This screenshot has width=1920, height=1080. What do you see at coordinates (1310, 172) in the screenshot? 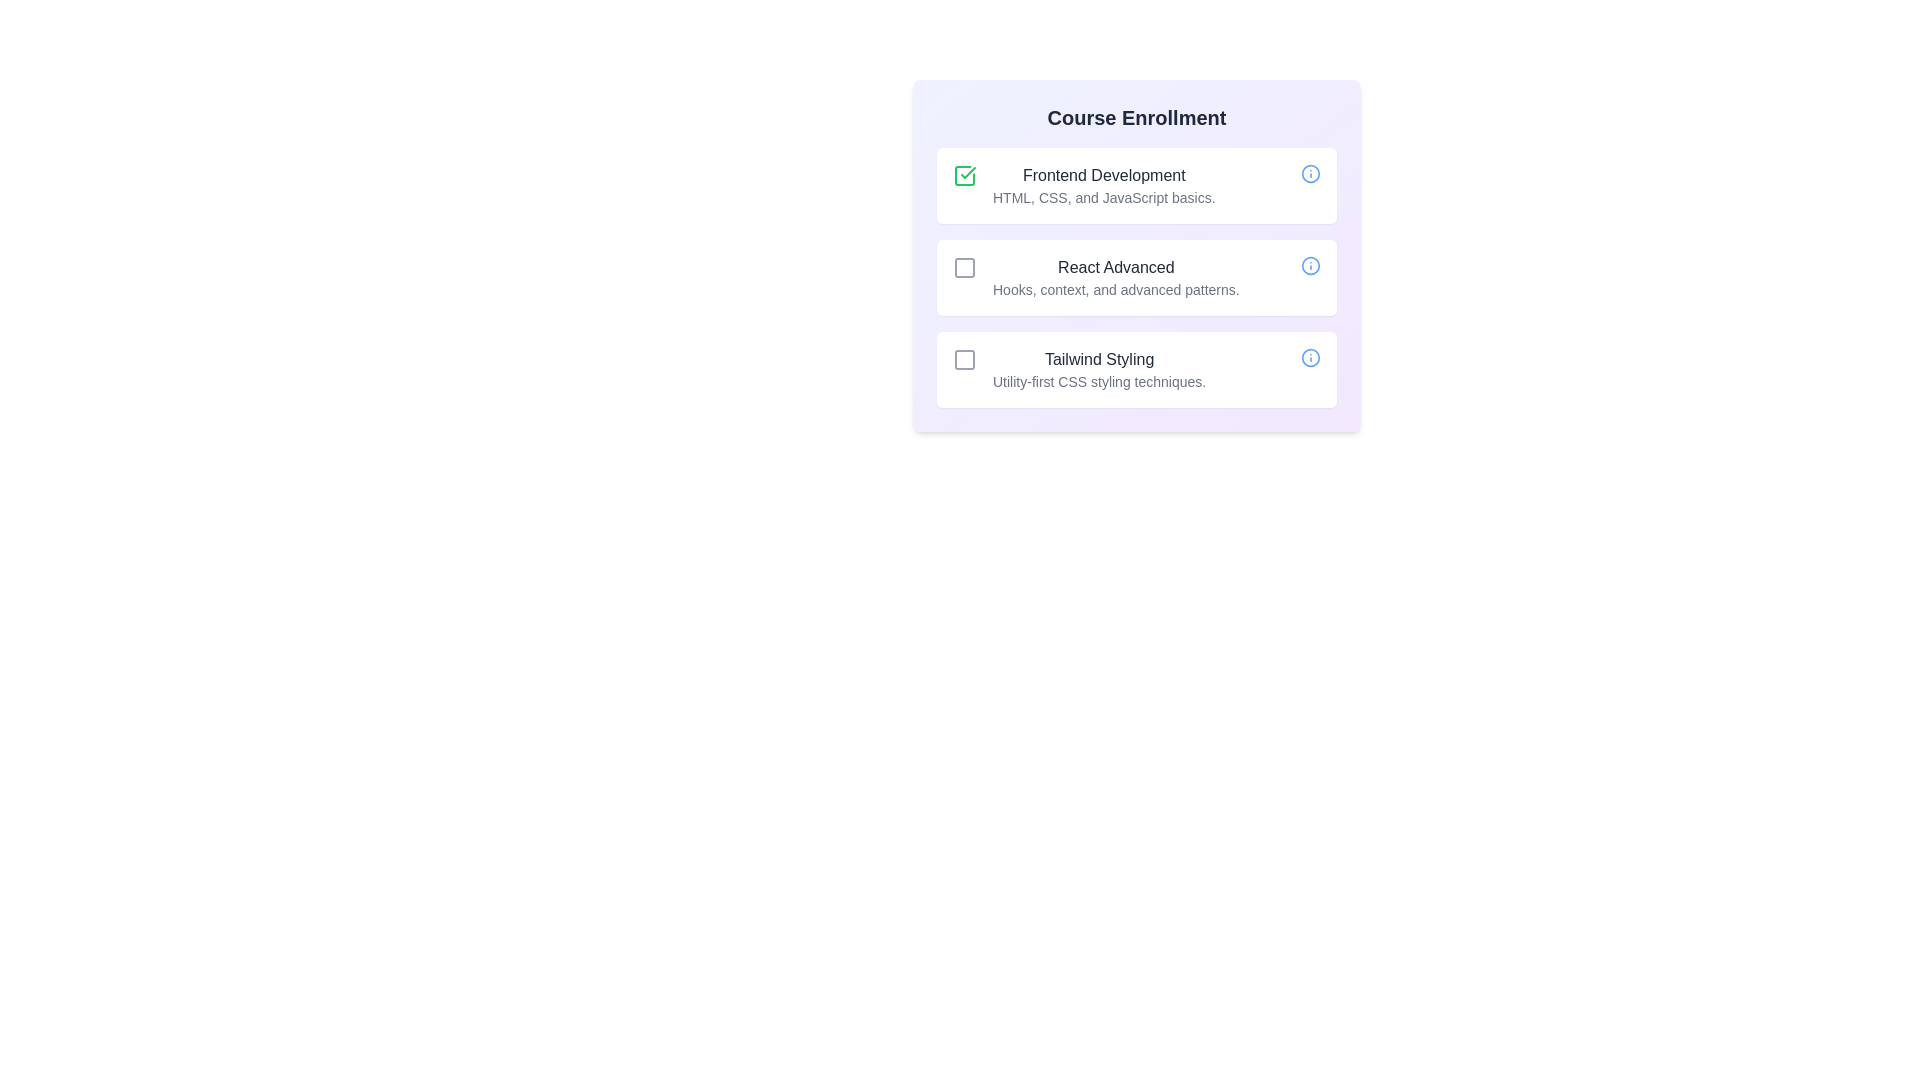
I see `the circular graphical element in the SVG icon that provides additional details about the 'Frontend Development' option, located on the right side of the option in the 'Course Enrollment' section` at bounding box center [1310, 172].